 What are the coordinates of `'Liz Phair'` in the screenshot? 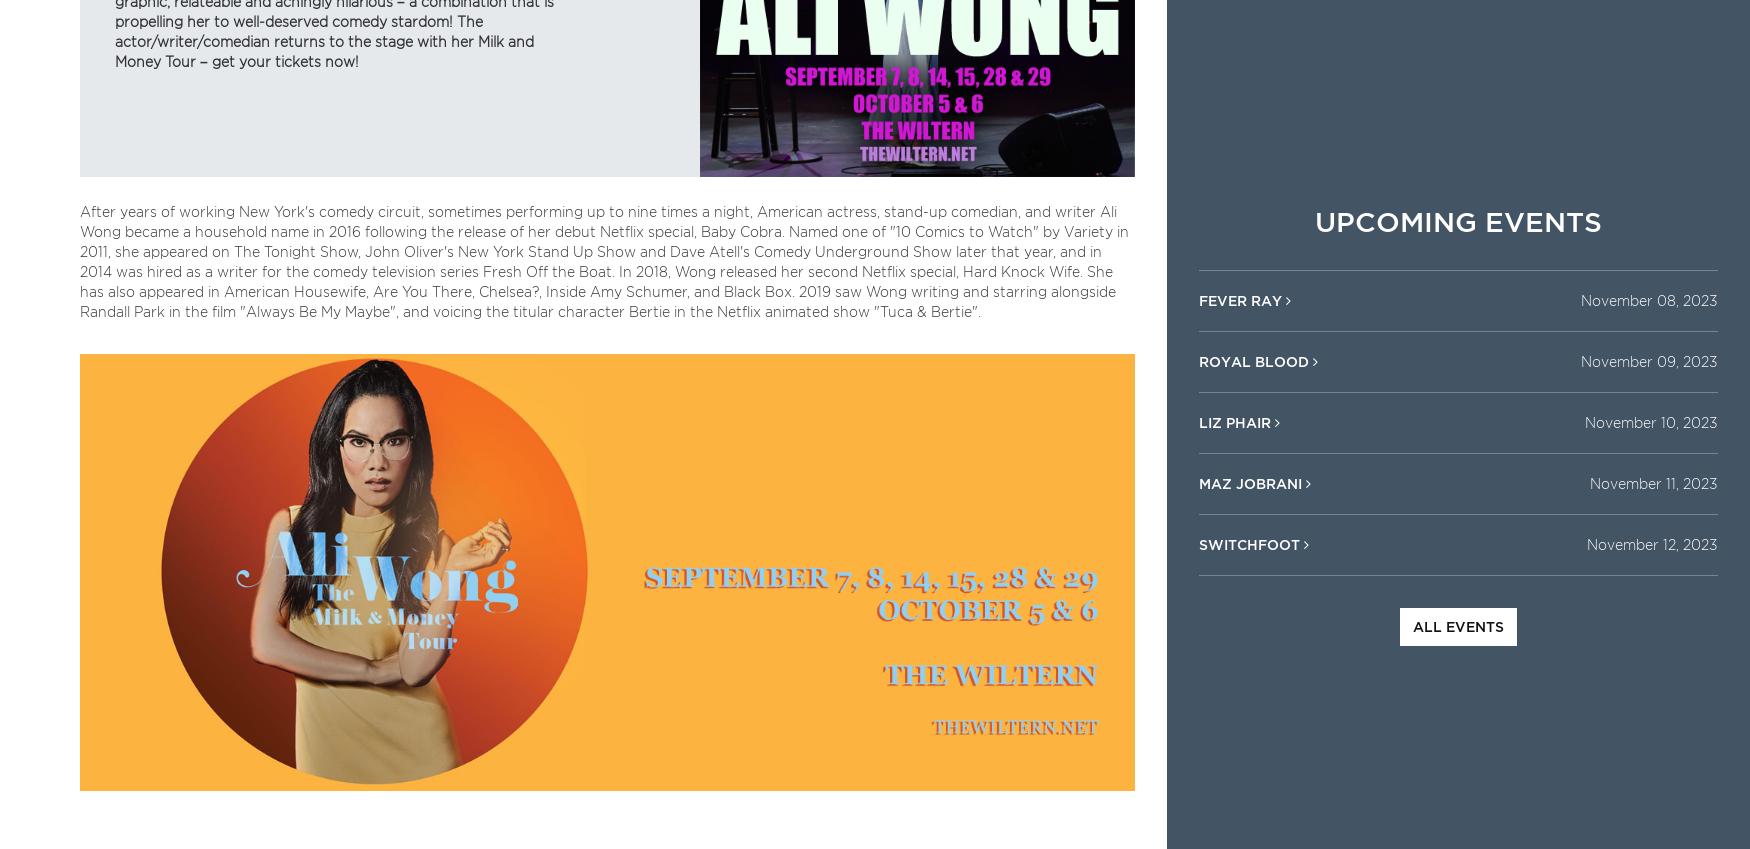 It's located at (1233, 421).